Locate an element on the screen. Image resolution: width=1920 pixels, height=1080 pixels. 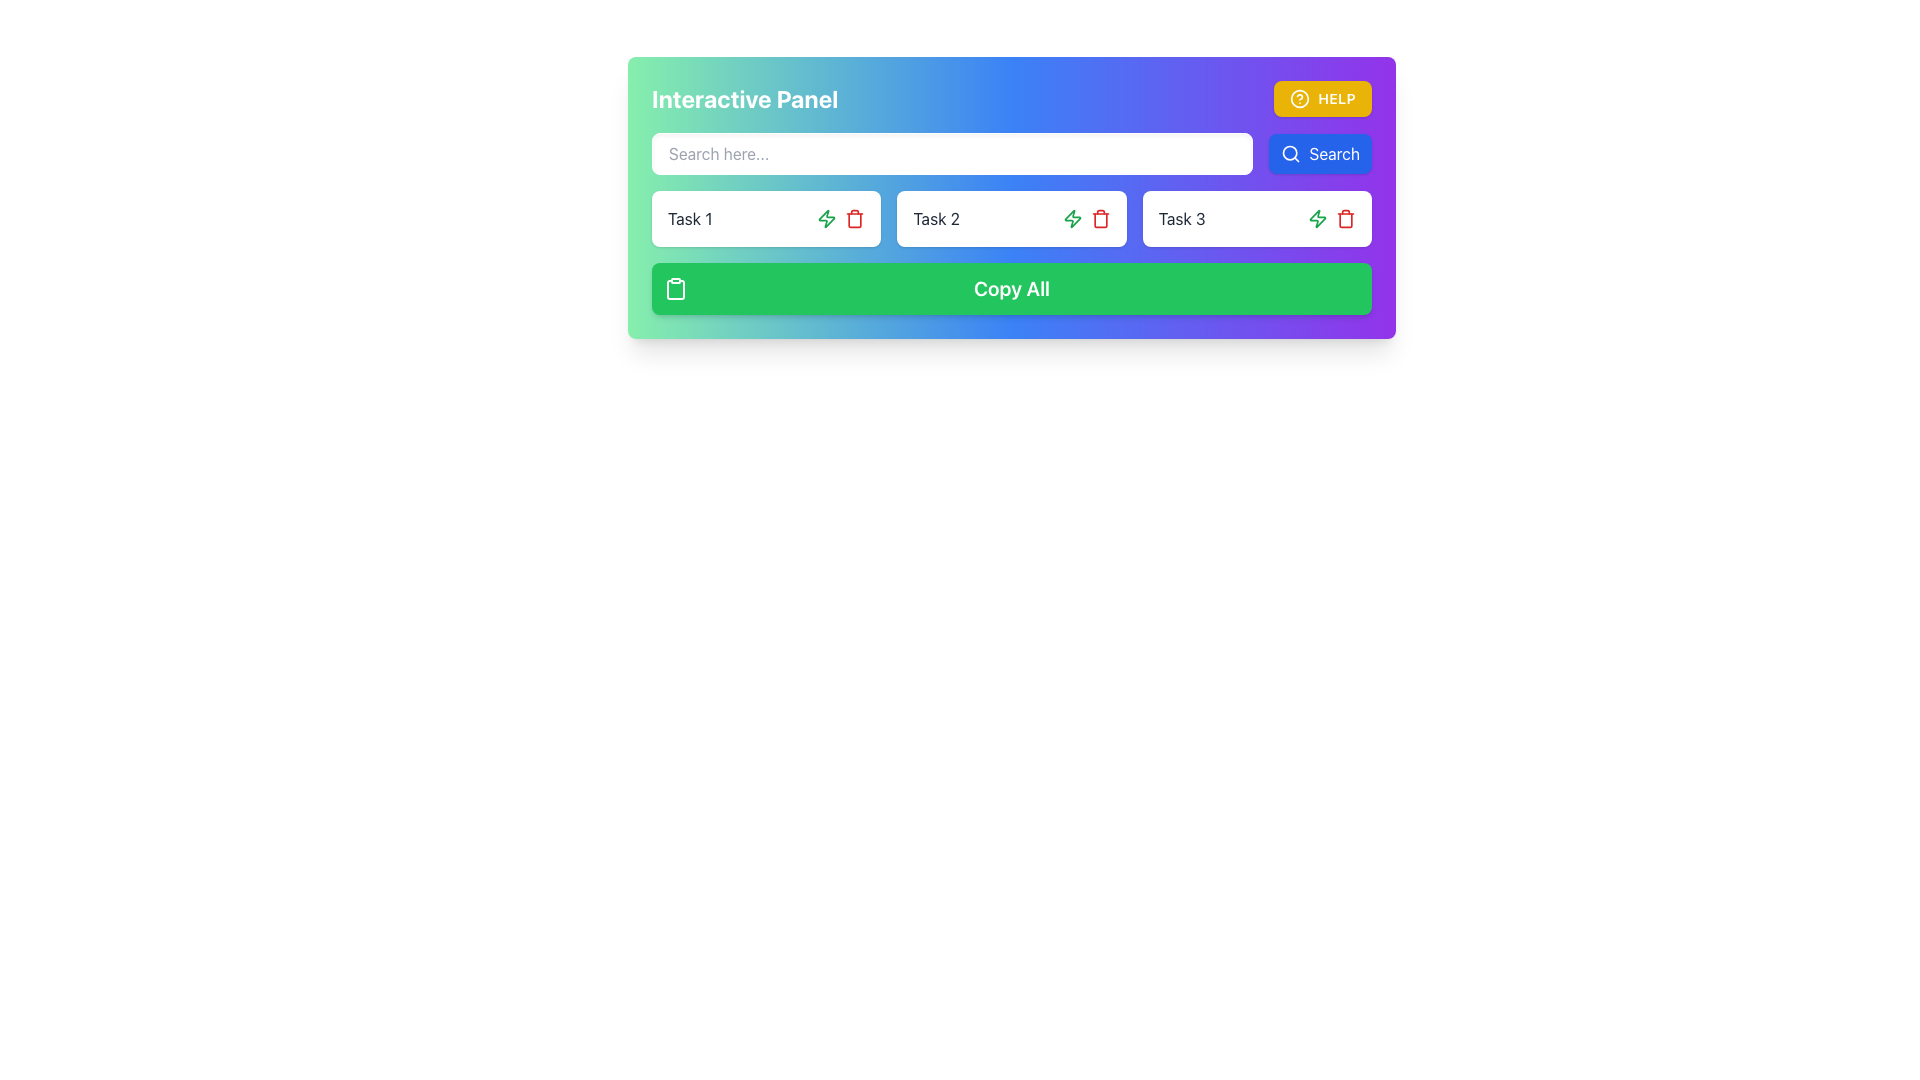
the 'Help' button icon located in the upper-right section of the interface is located at coordinates (1300, 99).